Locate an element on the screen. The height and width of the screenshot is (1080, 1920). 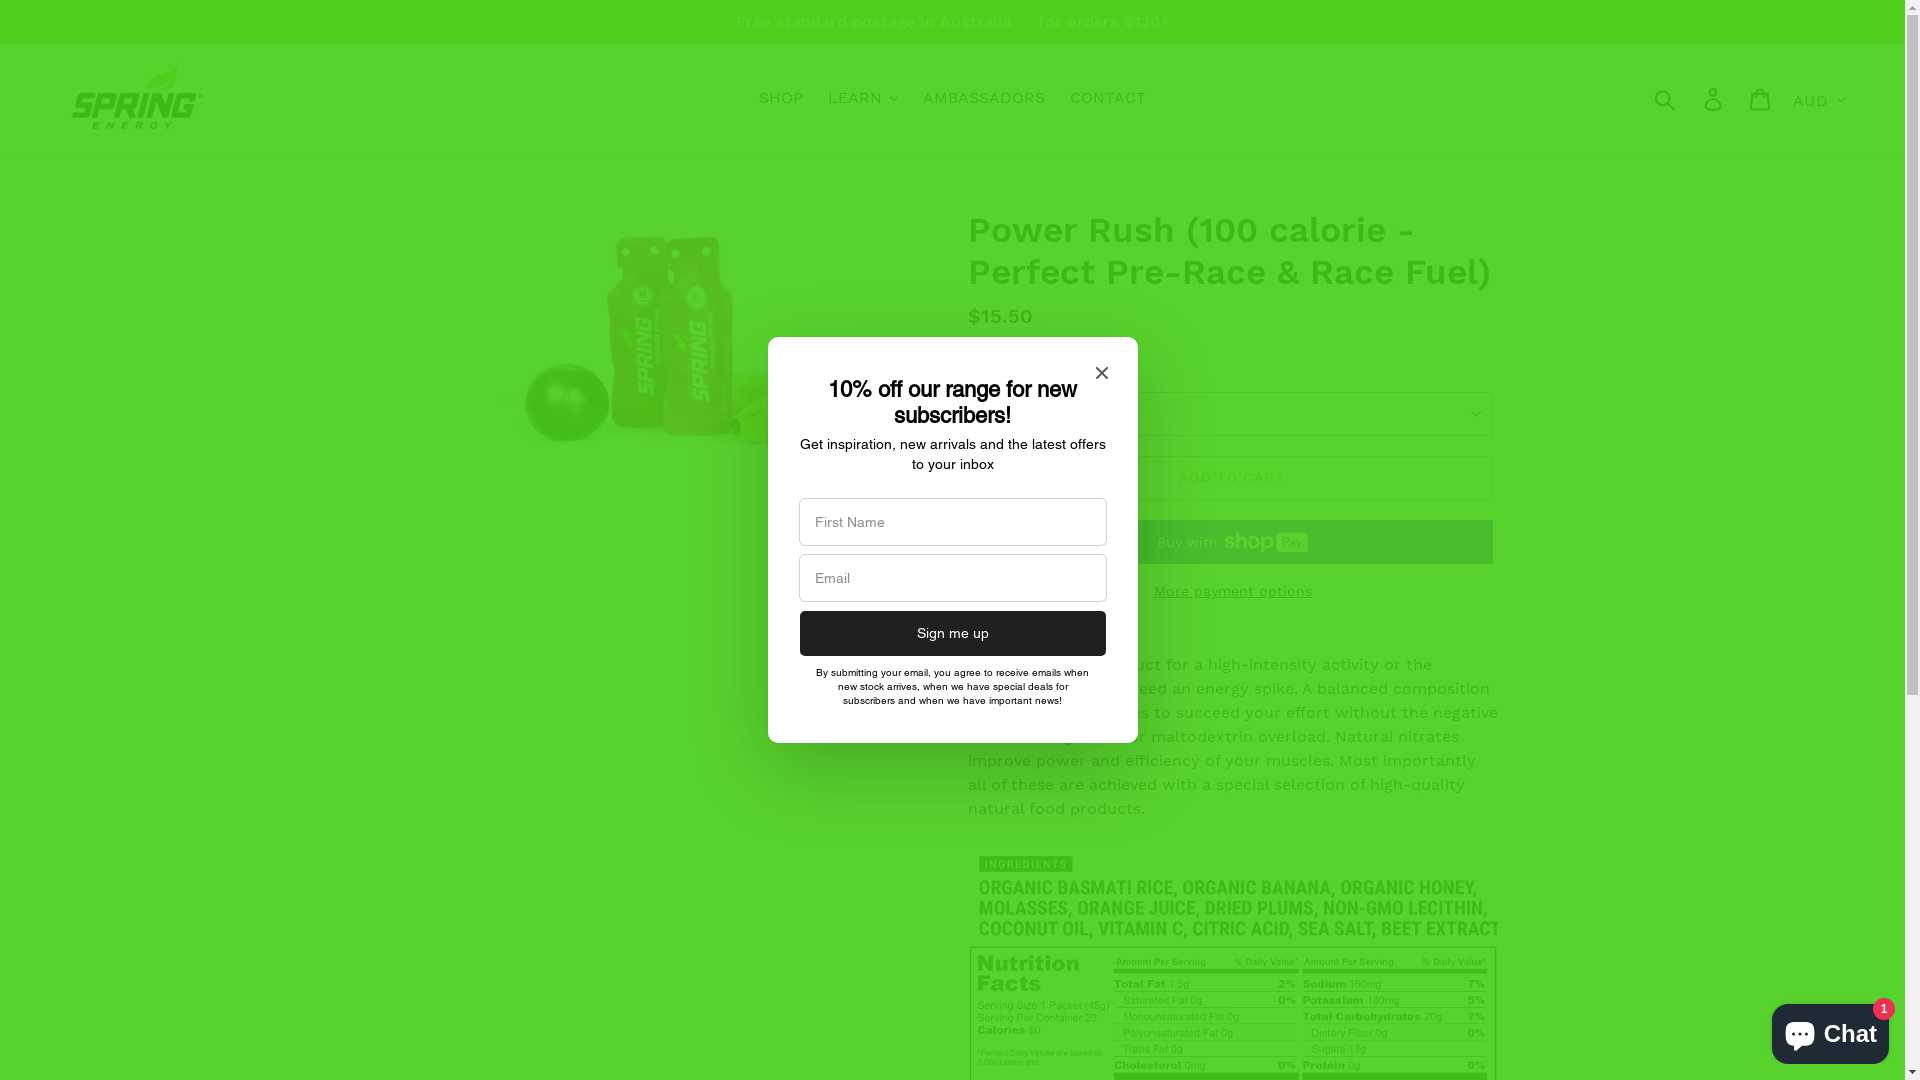
'SHOP' is located at coordinates (780, 97).